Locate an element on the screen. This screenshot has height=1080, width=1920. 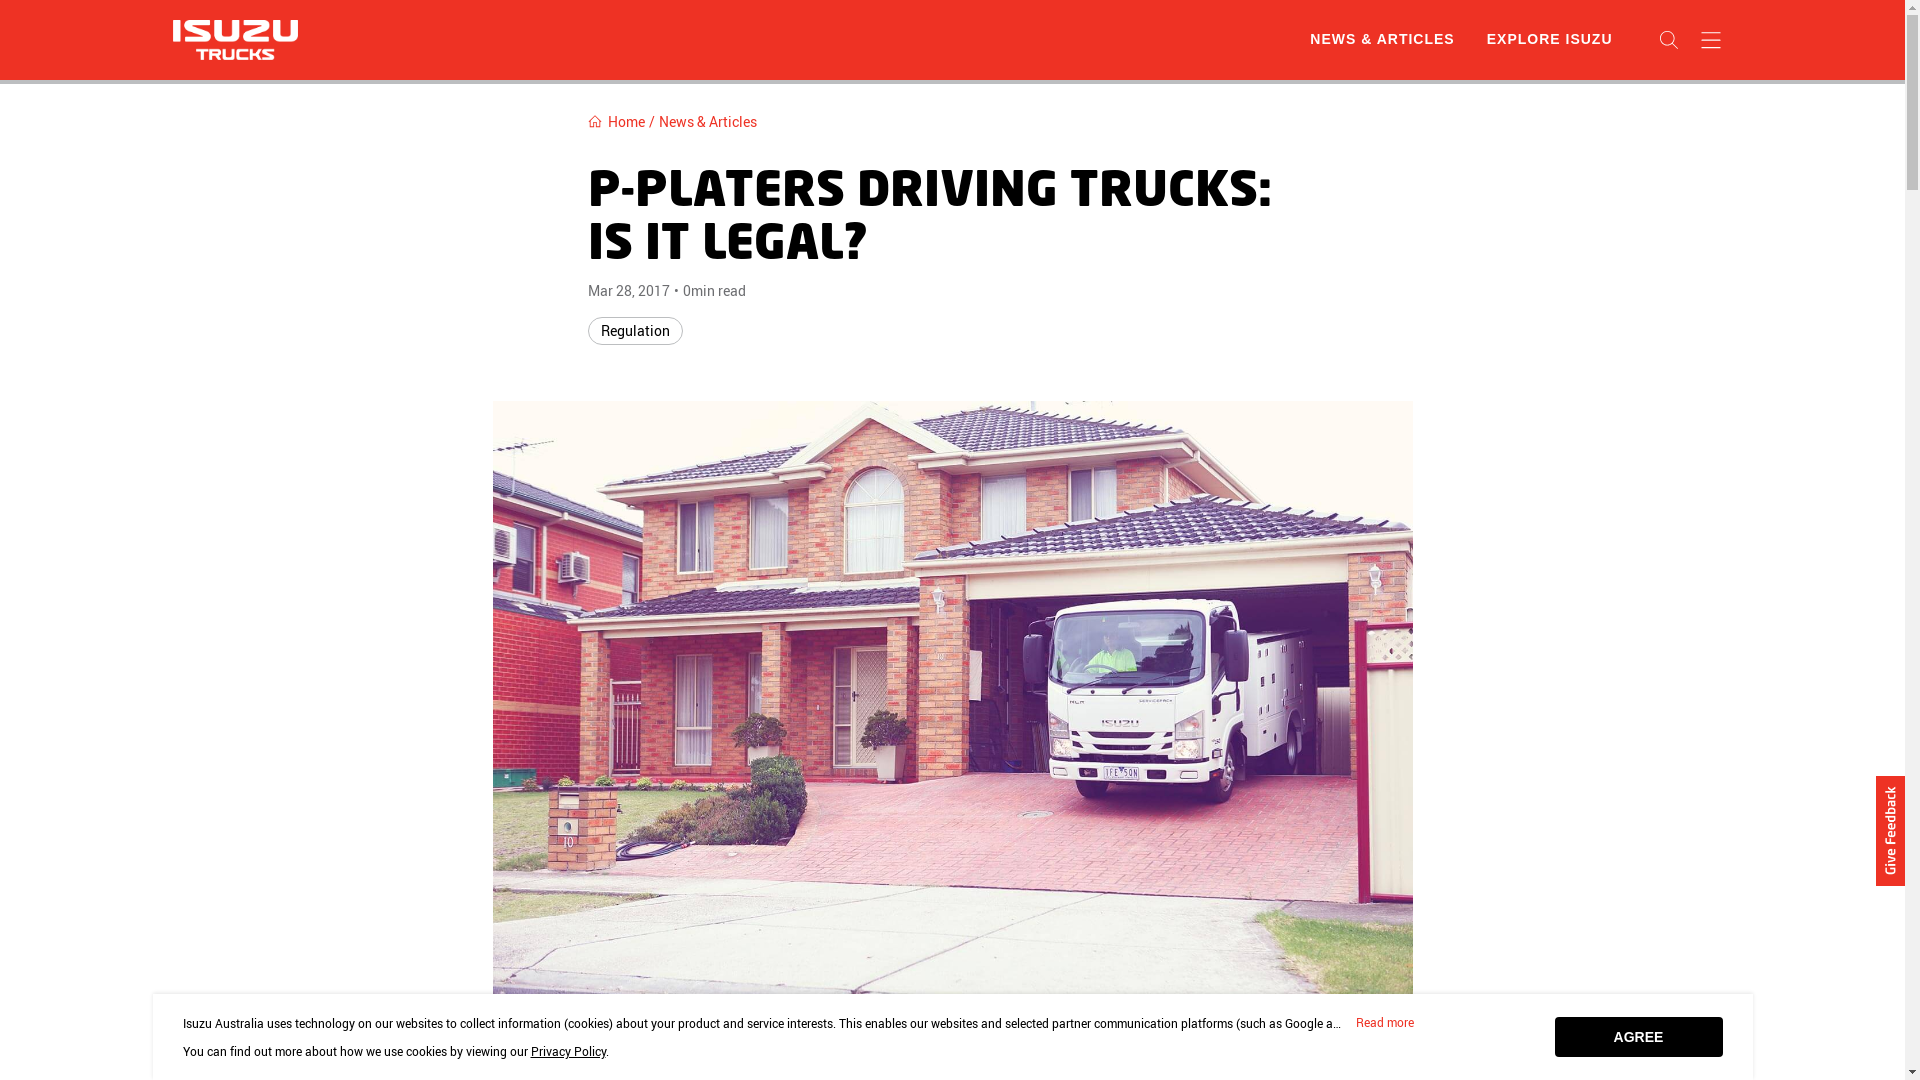
'Privacy Policy' is located at coordinates (566, 1049).